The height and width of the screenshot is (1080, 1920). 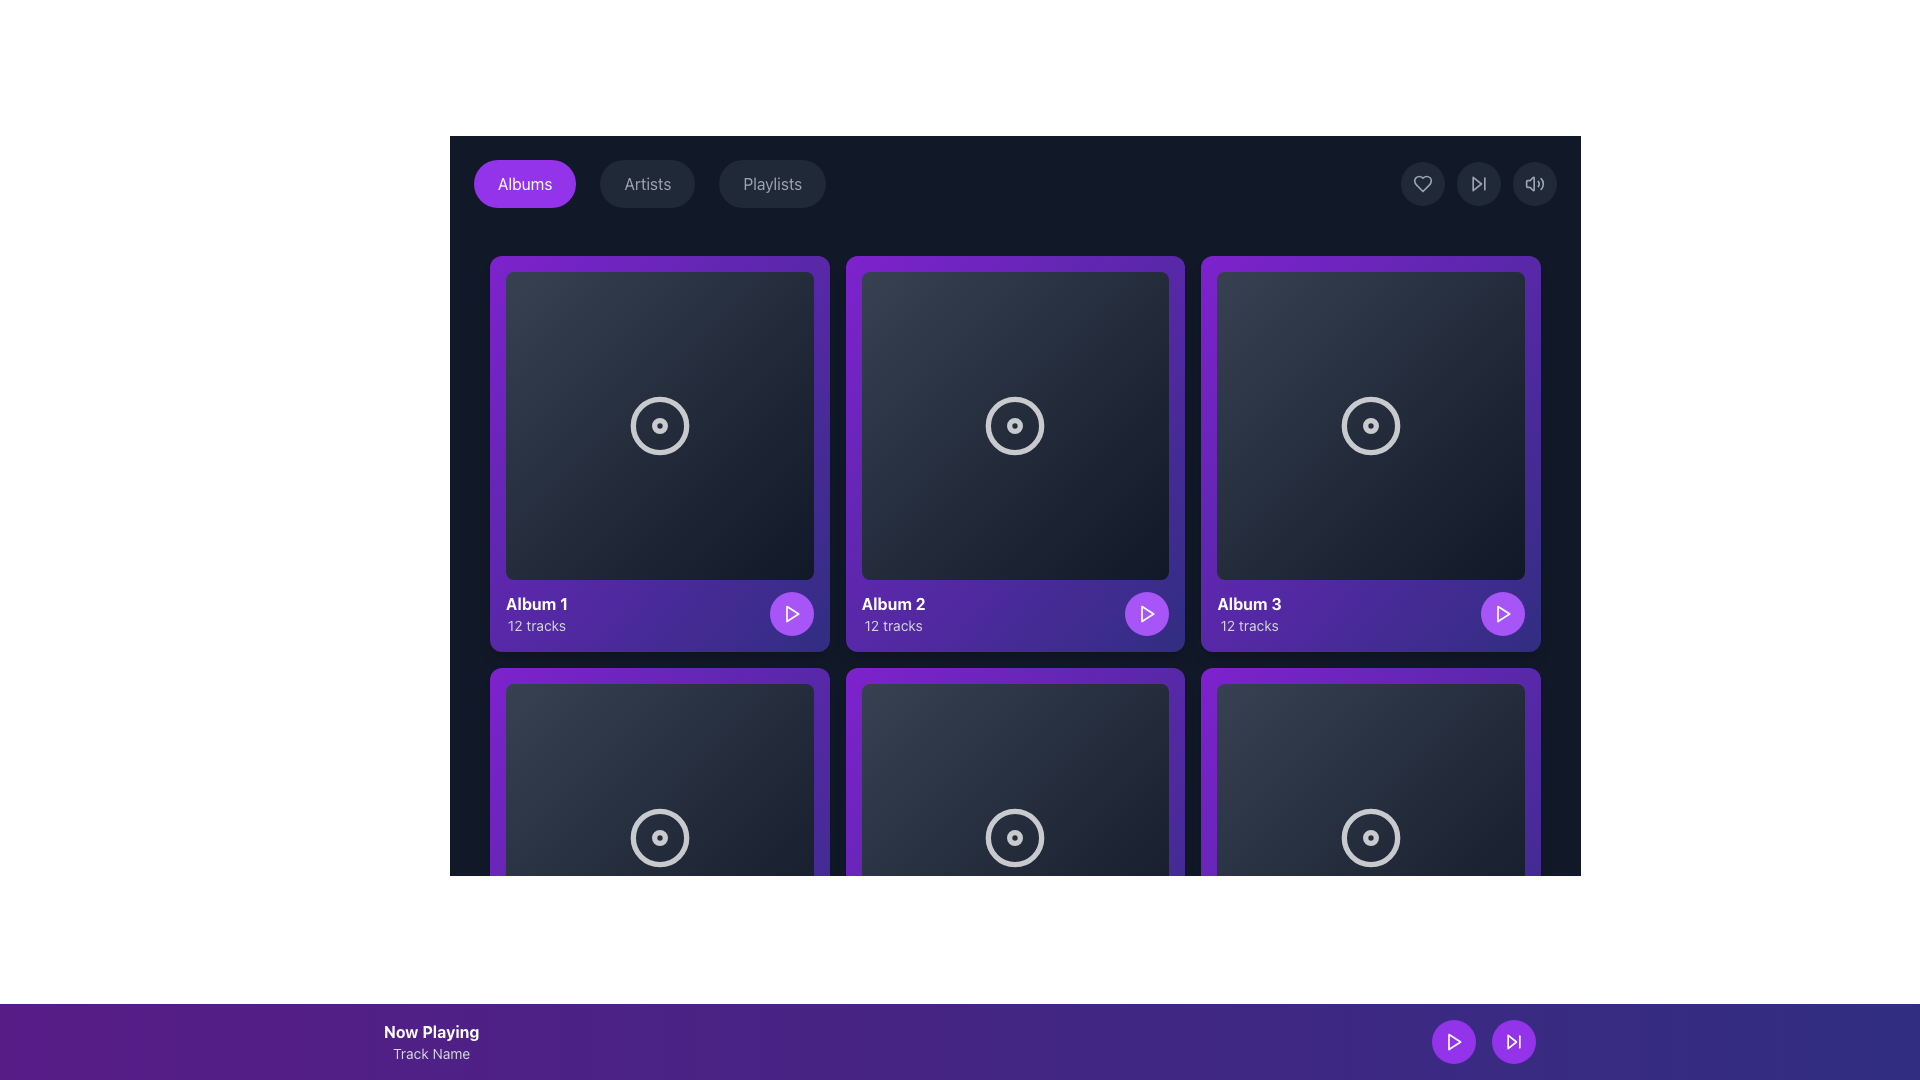 What do you see at coordinates (1370, 837) in the screenshot?
I see `the decorative graphic indicator in the bottom-right corner of the fifth album card, which enhances the album display grid` at bounding box center [1370, 837].